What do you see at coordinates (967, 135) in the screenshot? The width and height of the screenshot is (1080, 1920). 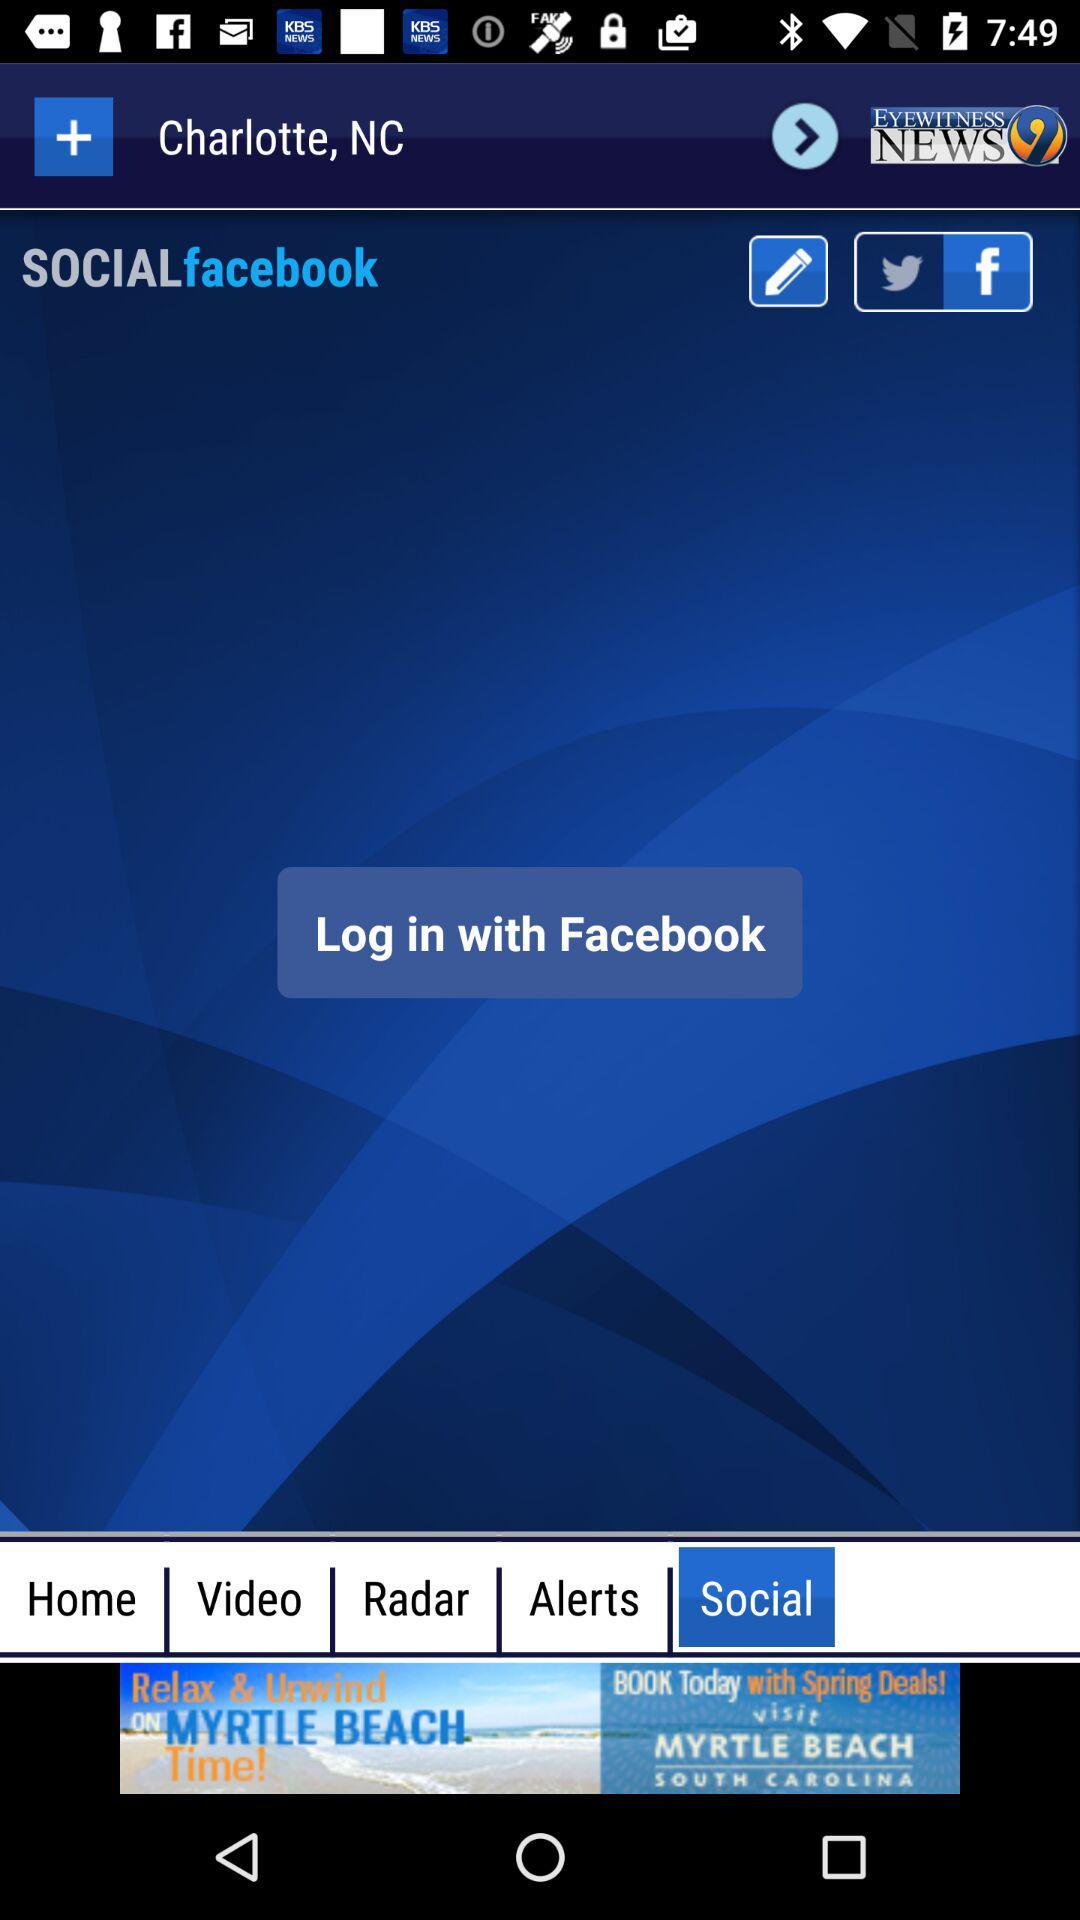 I see `news` at bounding box center [967, 135].